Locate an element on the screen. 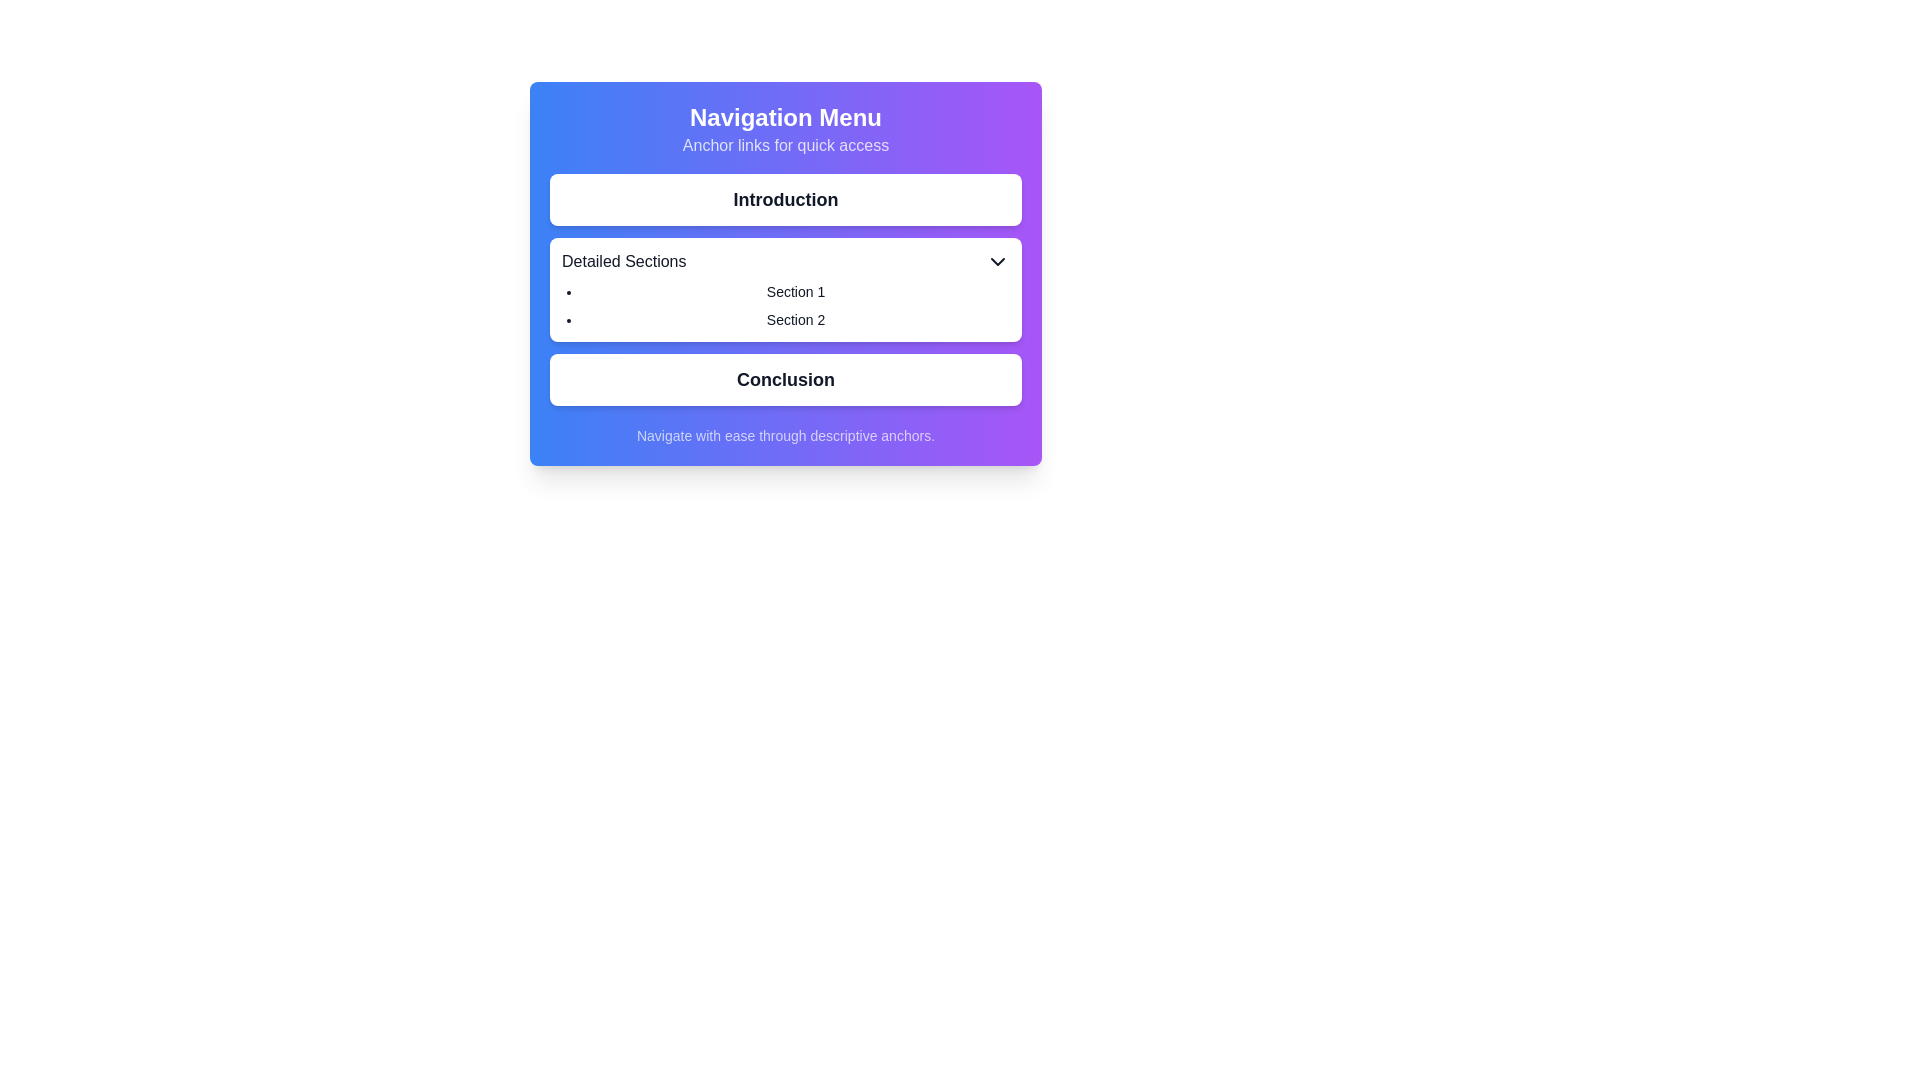 The height and width of the screenshot is (1080, 1920). the 'Conclusion' button-like navigation link, which has a white background, rounded corners, and bold text is located at coordinates (785, 380).